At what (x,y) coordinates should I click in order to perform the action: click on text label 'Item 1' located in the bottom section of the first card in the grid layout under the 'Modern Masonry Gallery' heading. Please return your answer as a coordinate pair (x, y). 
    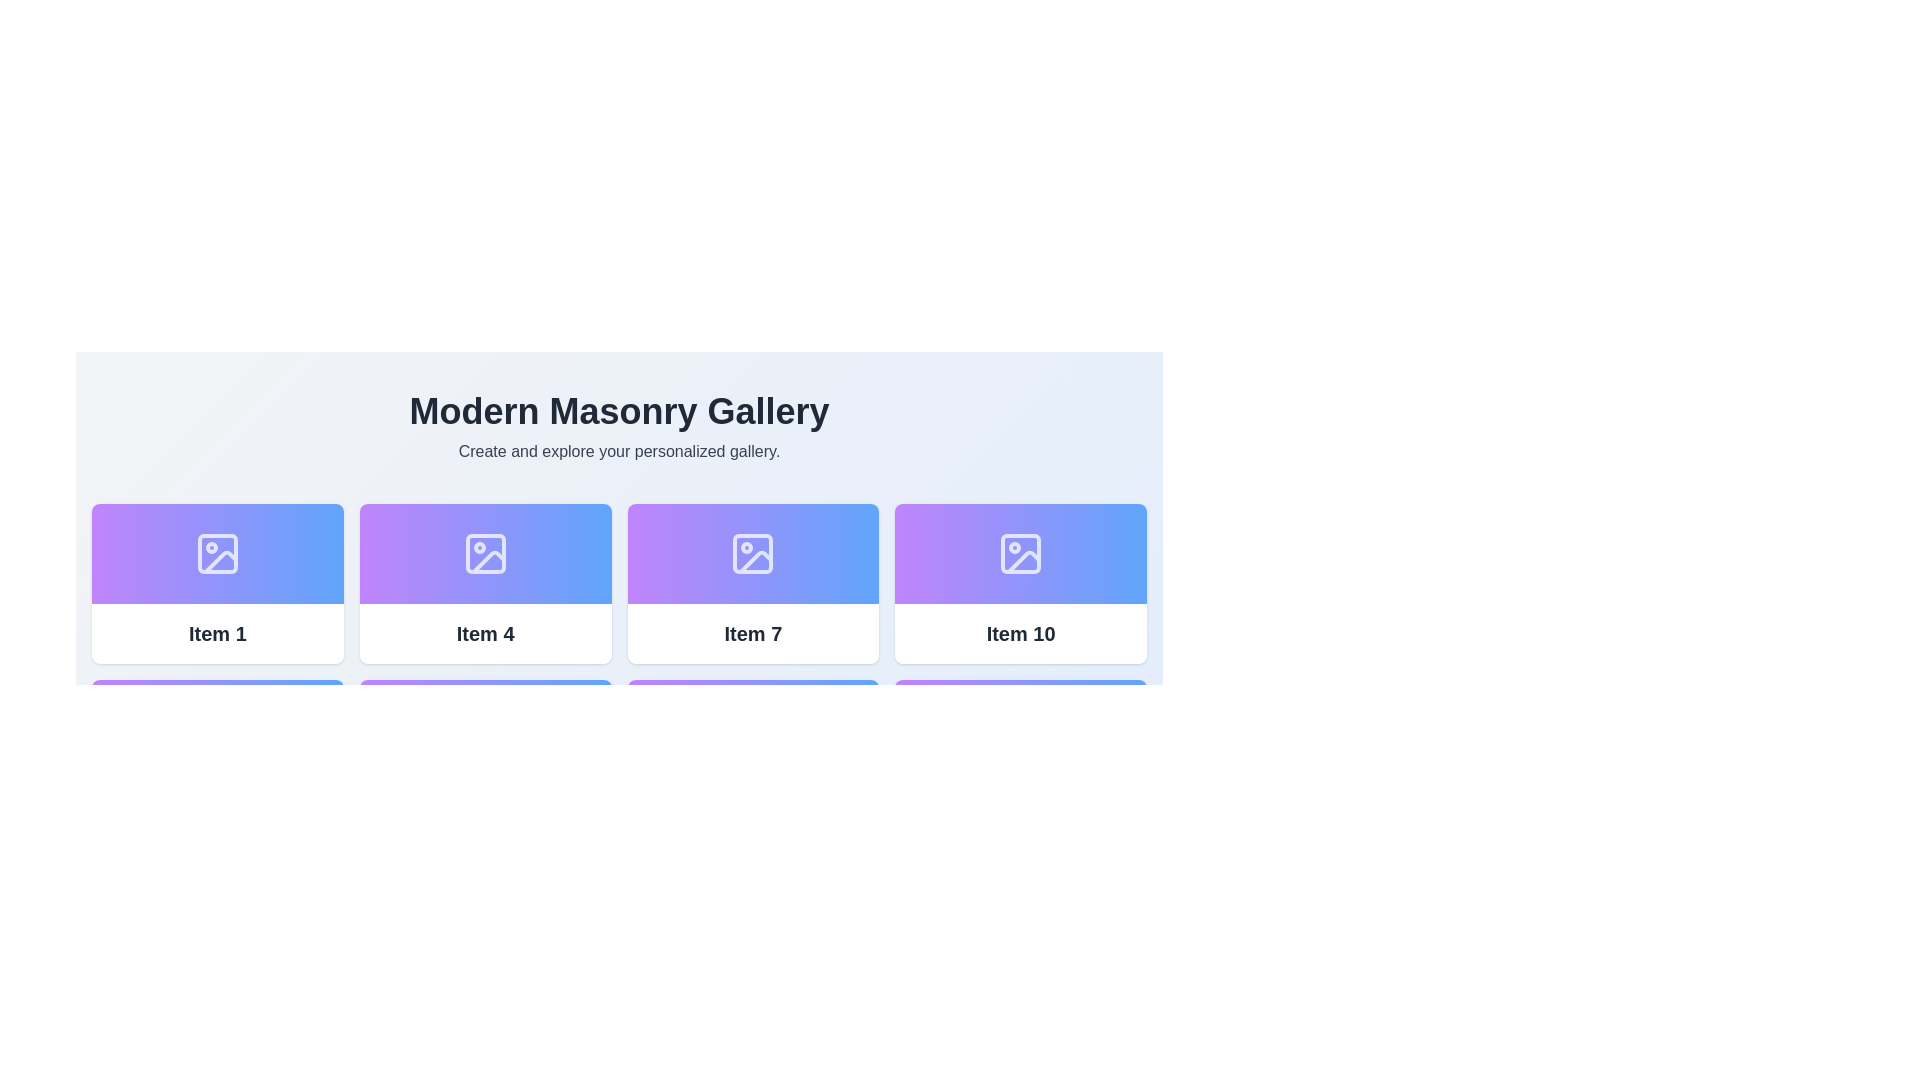
    Looking at the image, I should click on (217, 633).